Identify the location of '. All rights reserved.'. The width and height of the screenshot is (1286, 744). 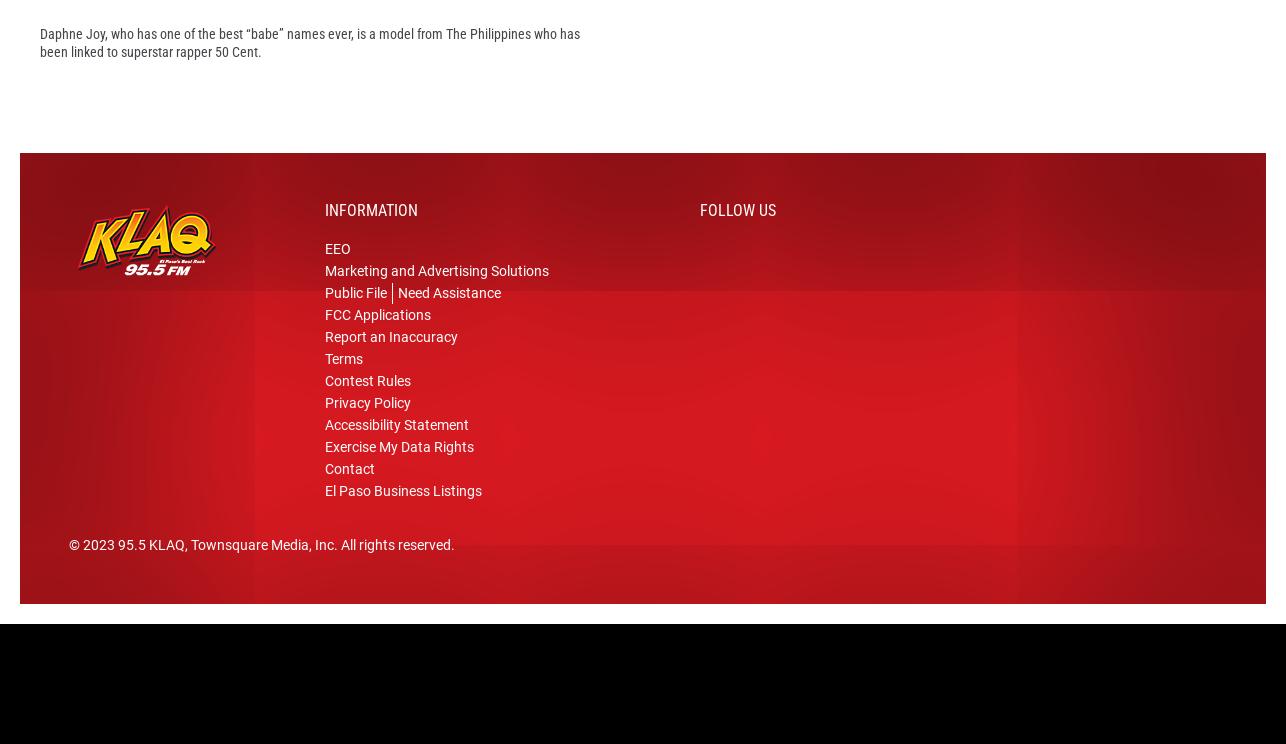
(393, 576).